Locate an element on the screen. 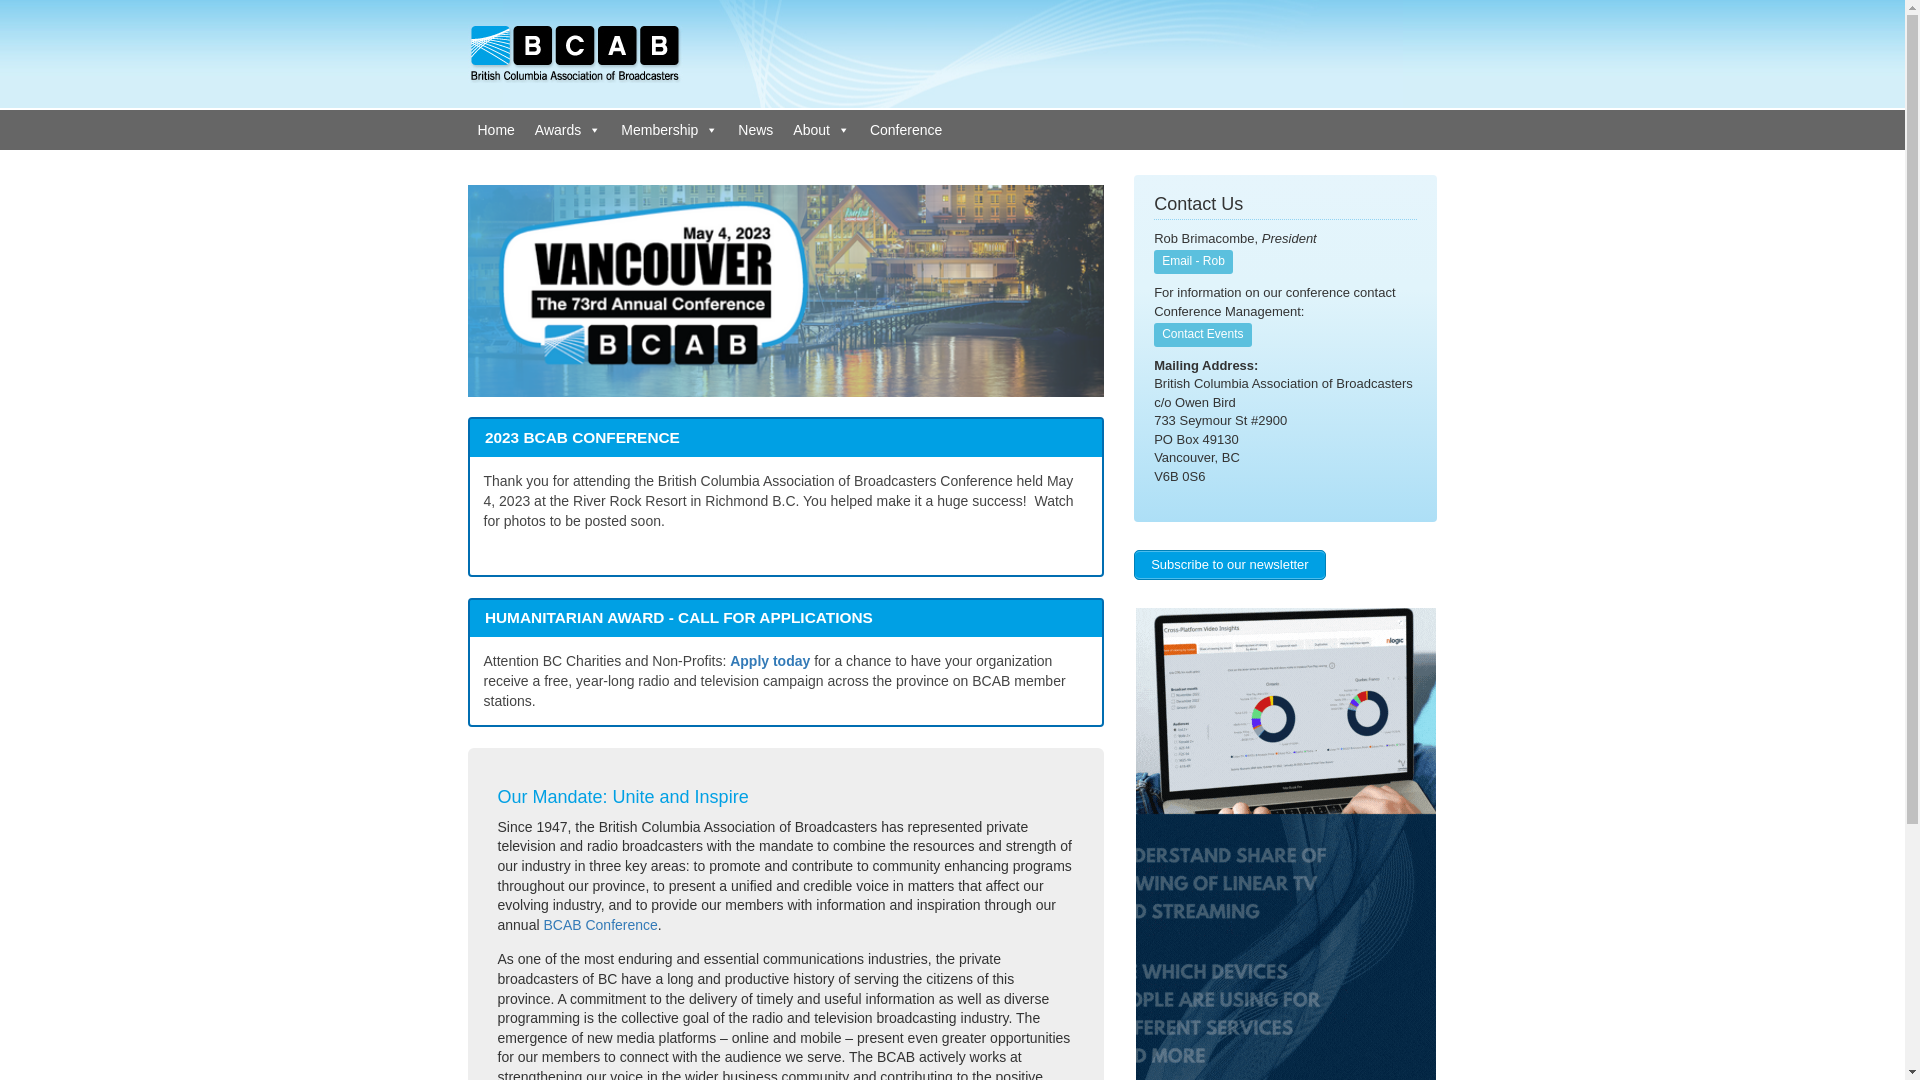 The height and width of the screenshot is (1080, 1920). 'BCAB Conference' is located at coordinates (599, 925).